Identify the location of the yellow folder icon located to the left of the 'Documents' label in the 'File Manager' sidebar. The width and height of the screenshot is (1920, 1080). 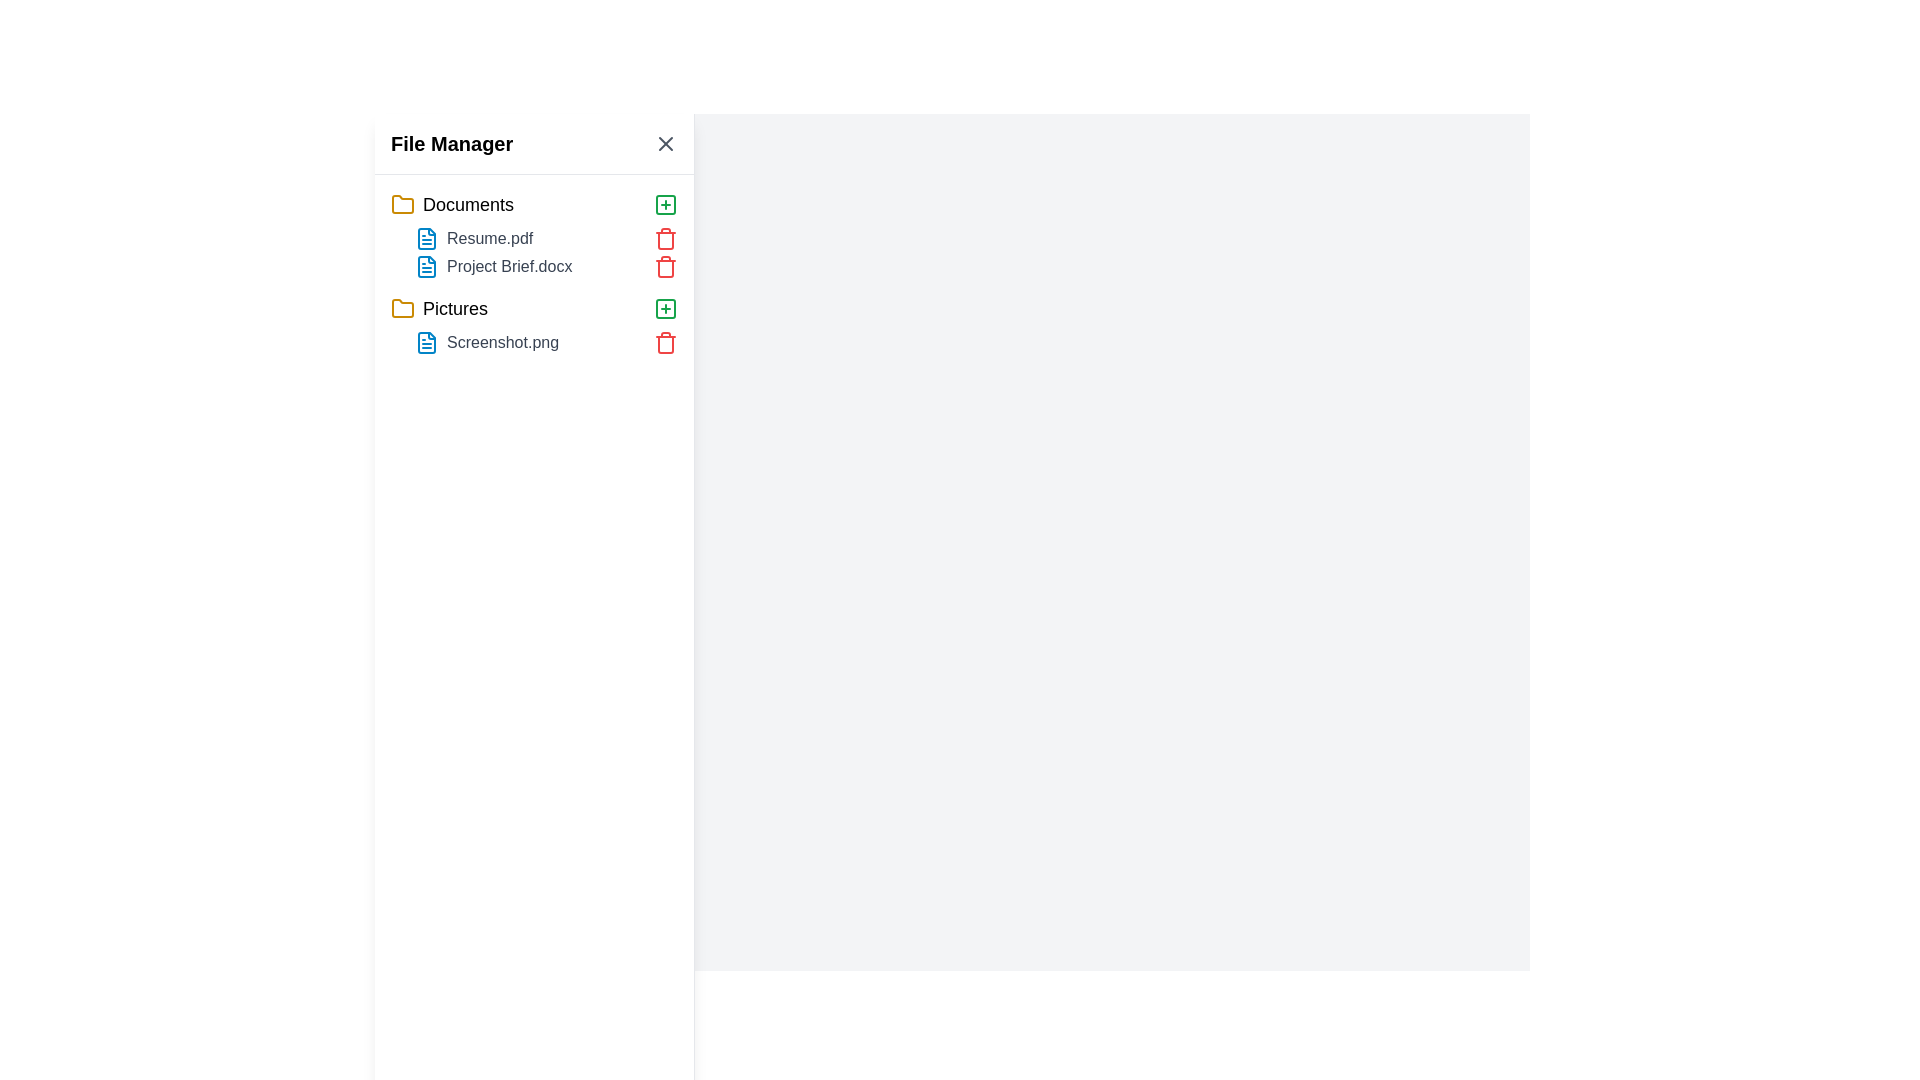
(402, 204).